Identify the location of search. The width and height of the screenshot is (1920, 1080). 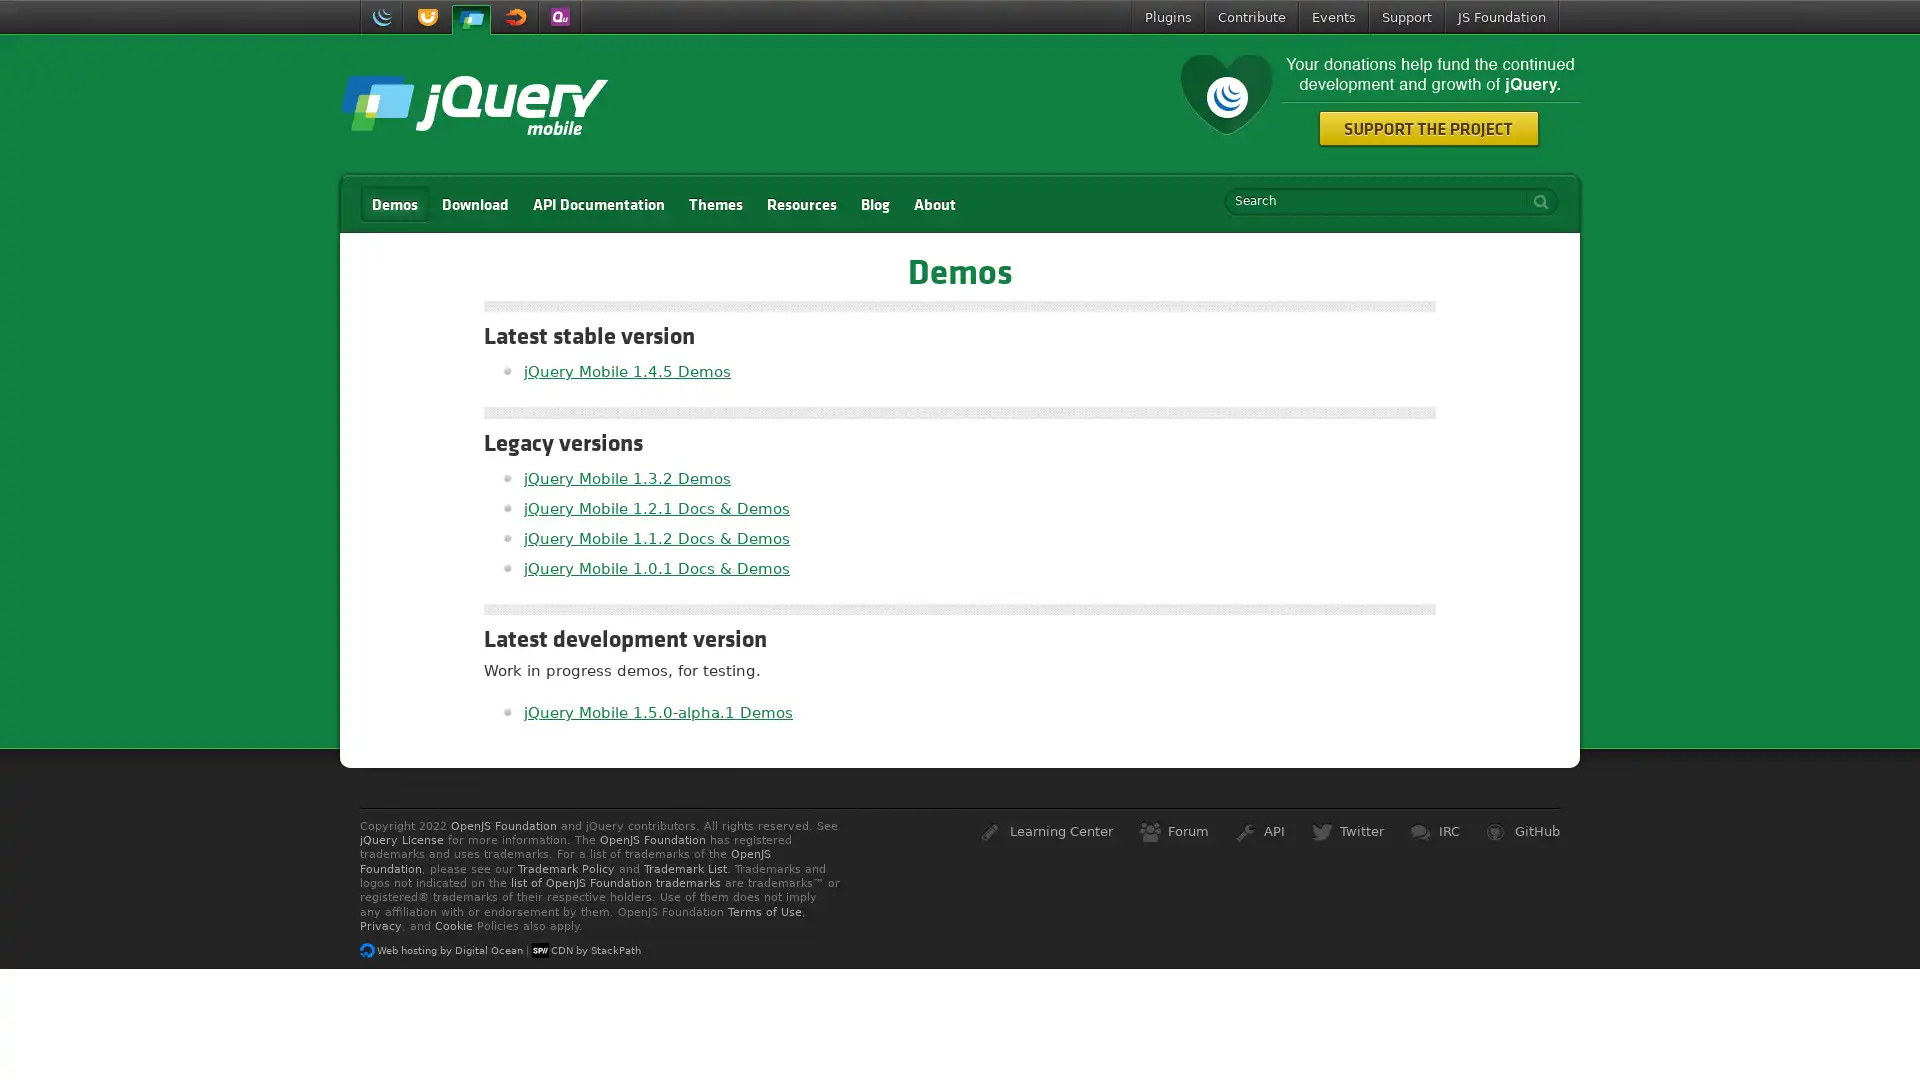
(1535, 201).